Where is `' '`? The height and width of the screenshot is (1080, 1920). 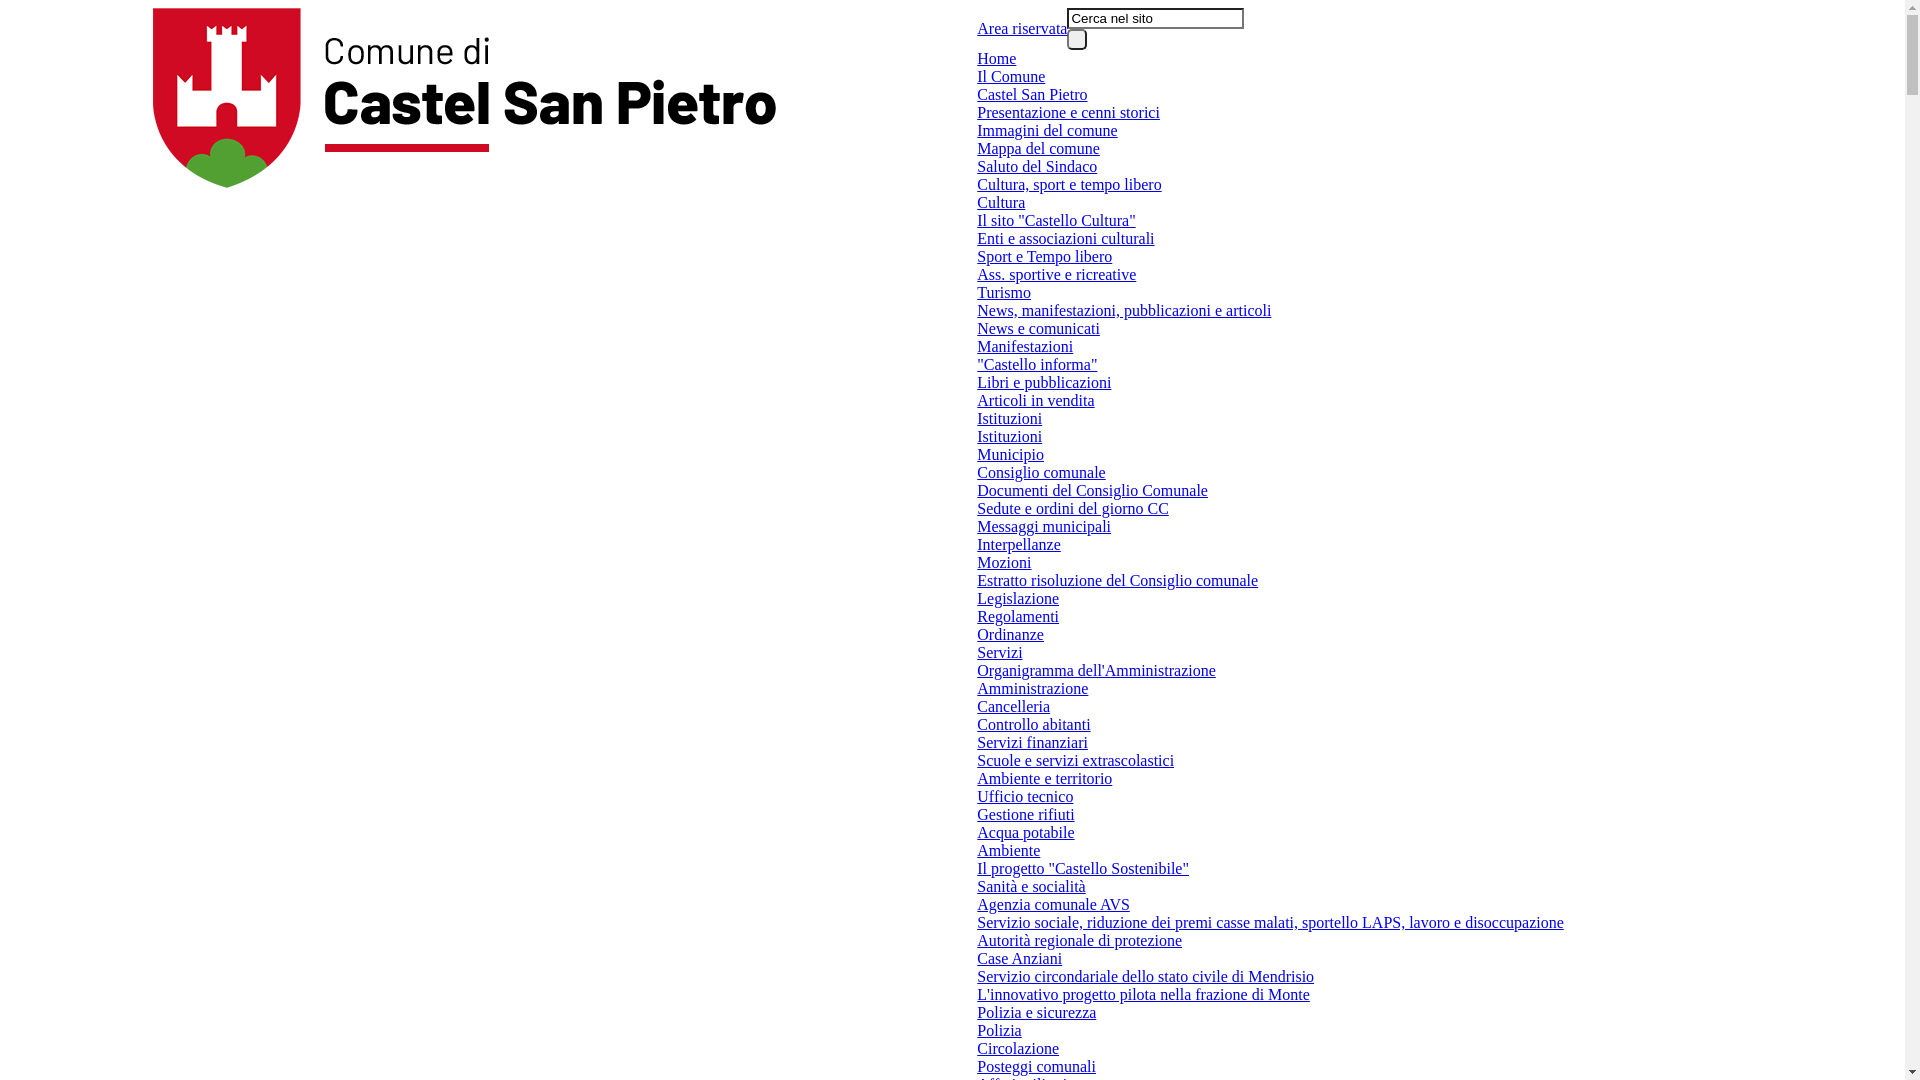 ' ' is located at coordinates (1075, 39).